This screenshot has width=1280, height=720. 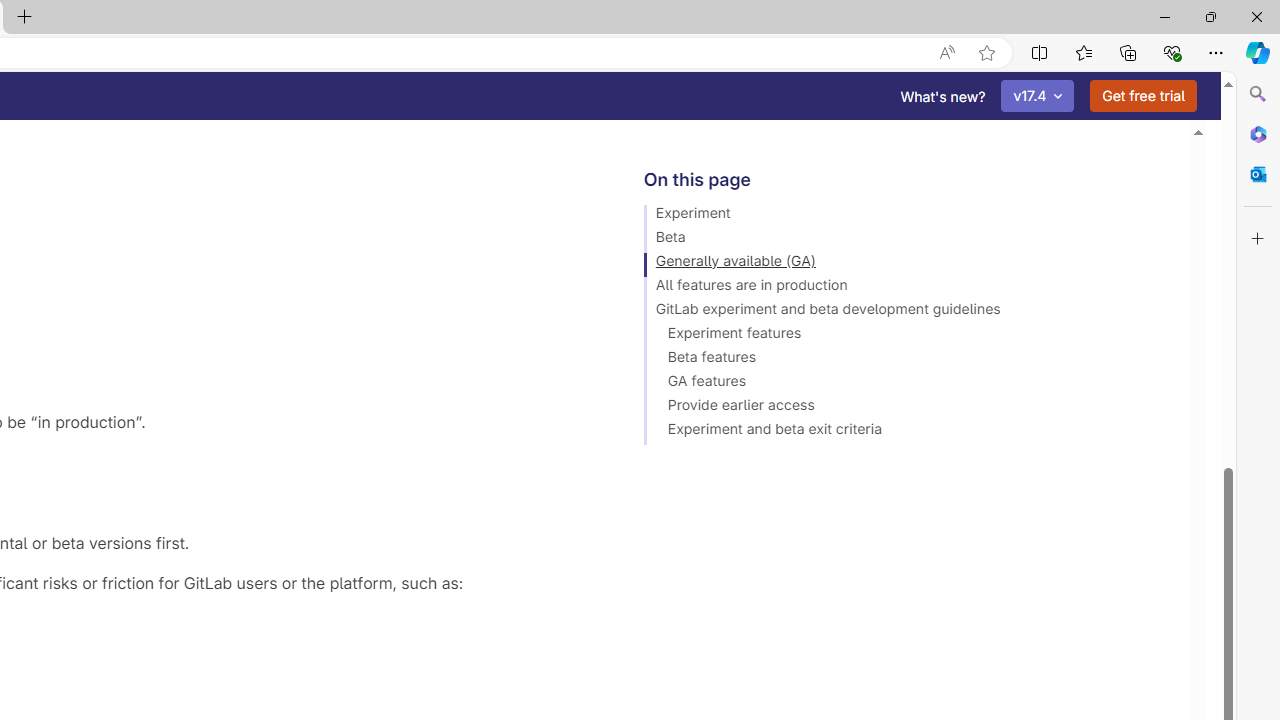 What do you see at coordinates (1038, 96) in the screenshot?
I see `'v17.4'` at bounding box center [1038, 96].